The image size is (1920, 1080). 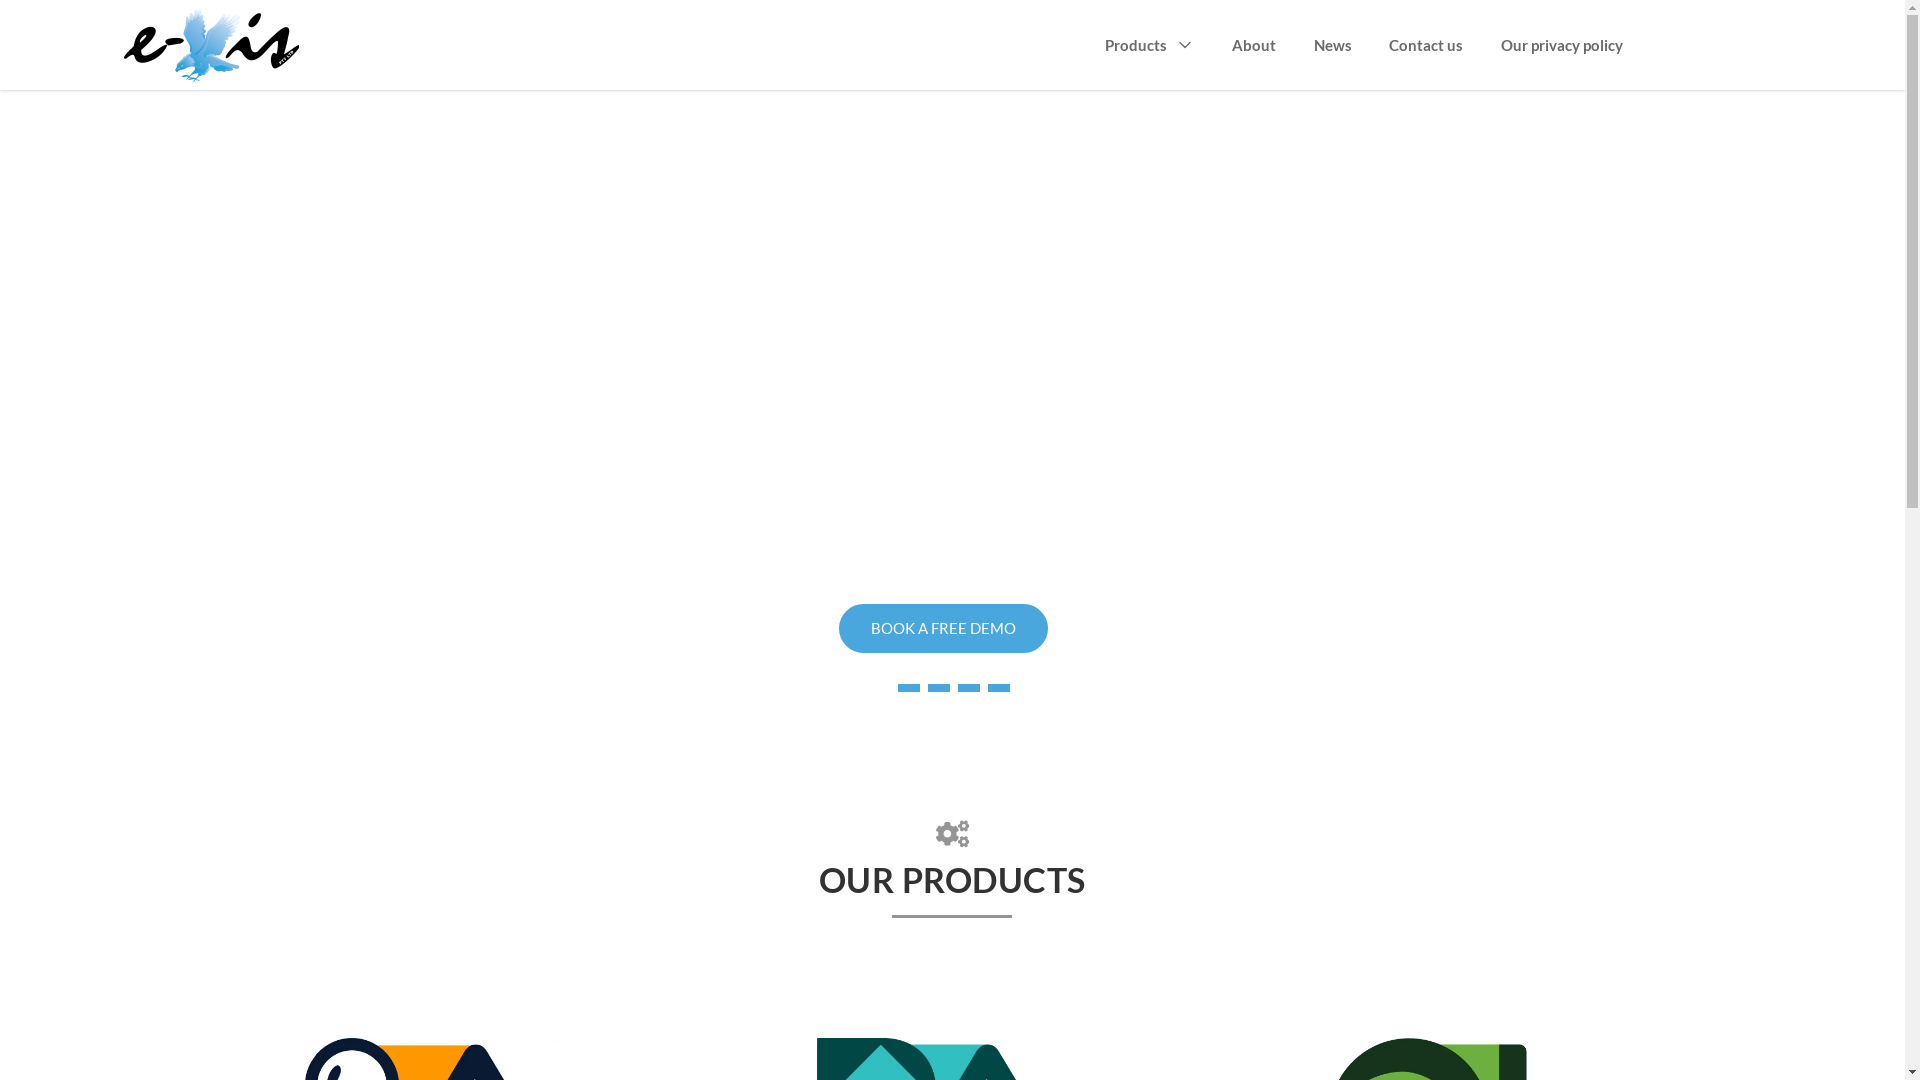 I want to click on 'Contact us', so click(x=1387, y=45).